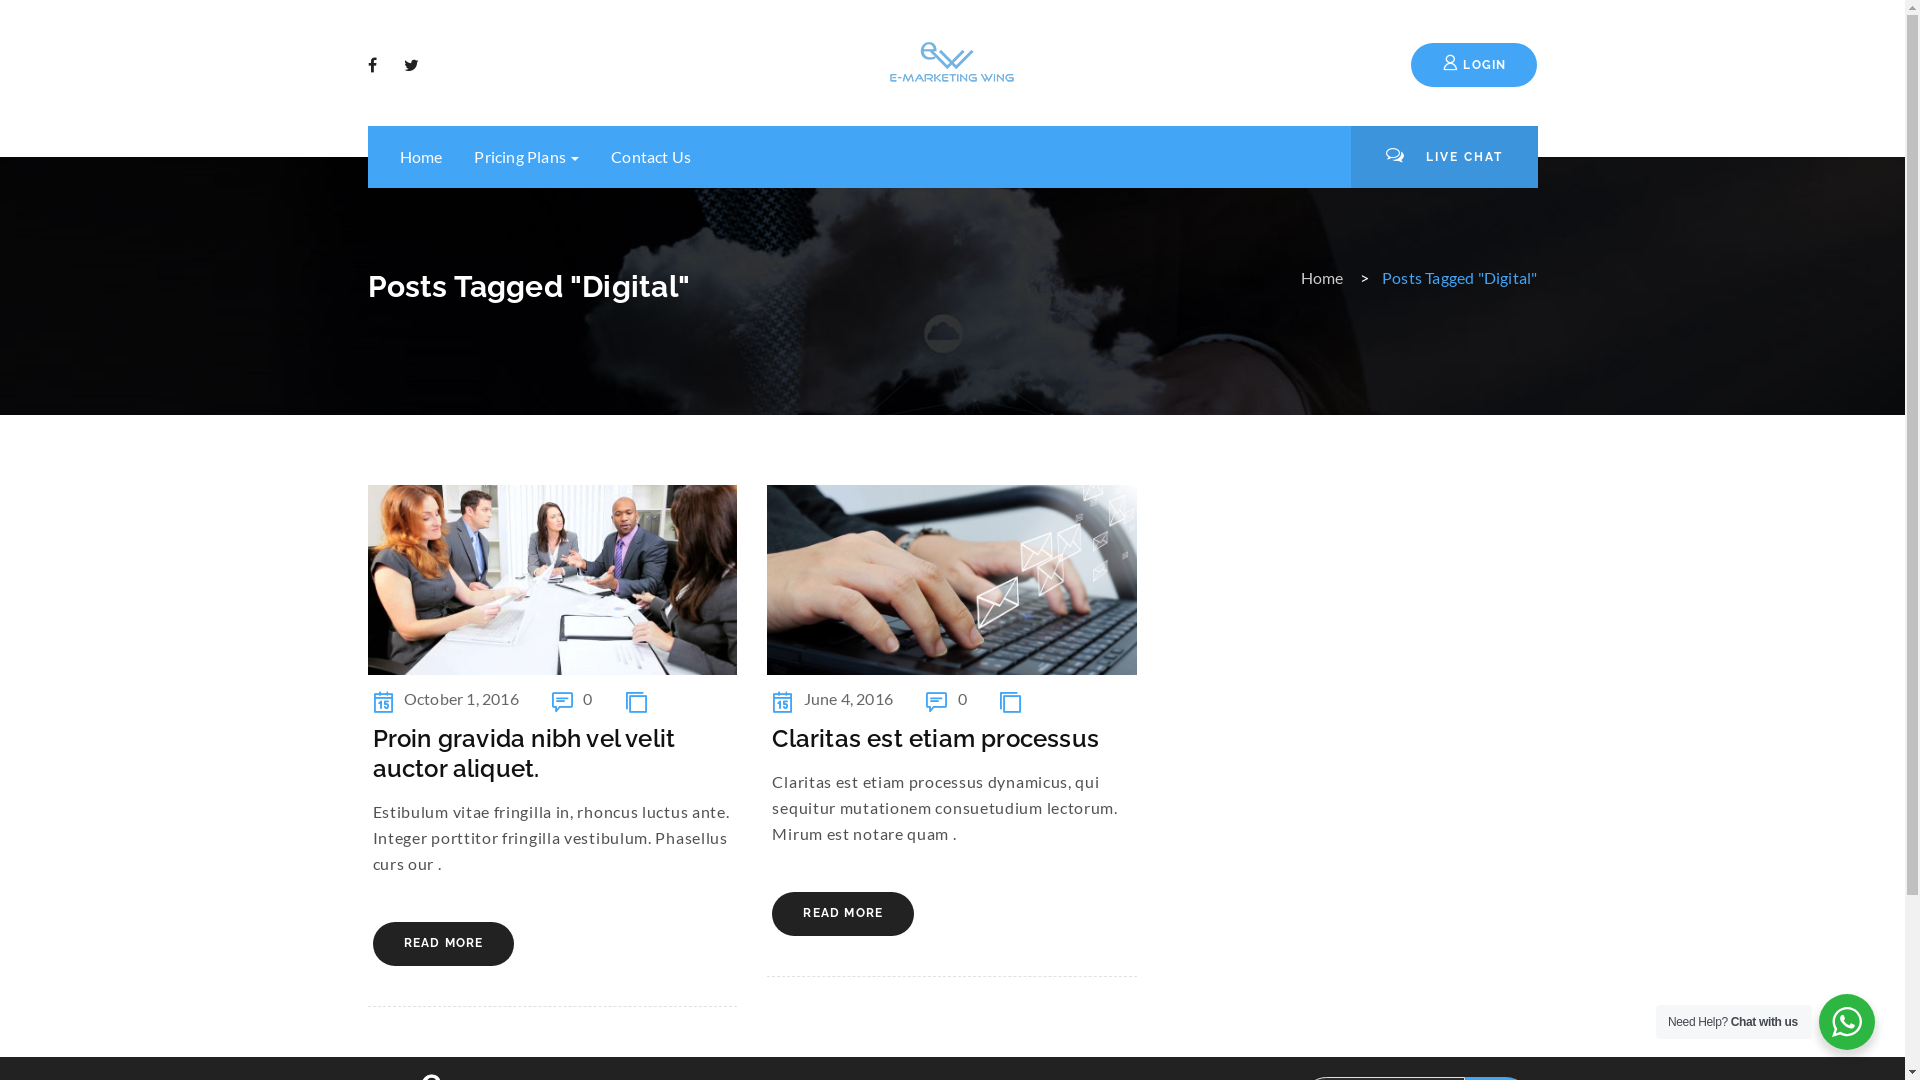 The width and height of the screenshot is (1920, 1080). I want to click on 'Pricing Plans', so click(456, 156).